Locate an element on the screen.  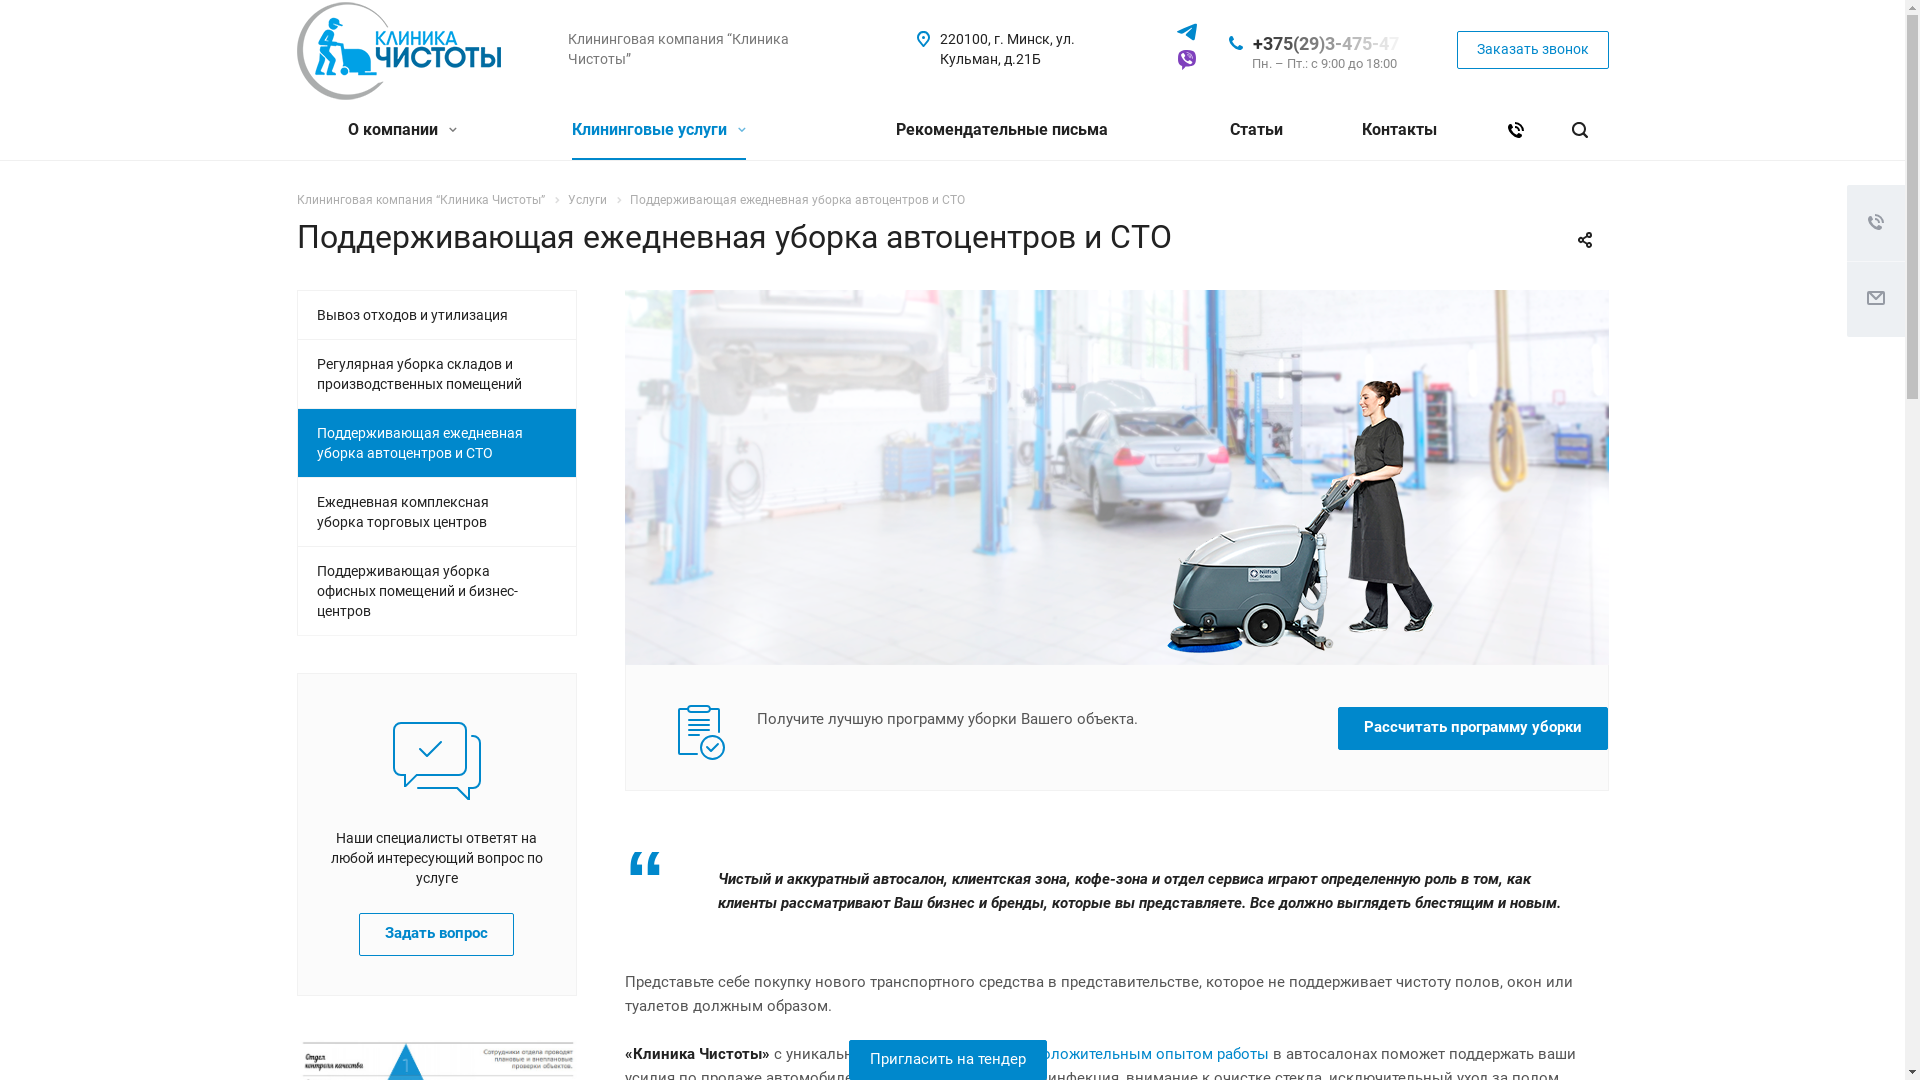
'+375(29)3-475-47' is located at coordinates (1329, 42).